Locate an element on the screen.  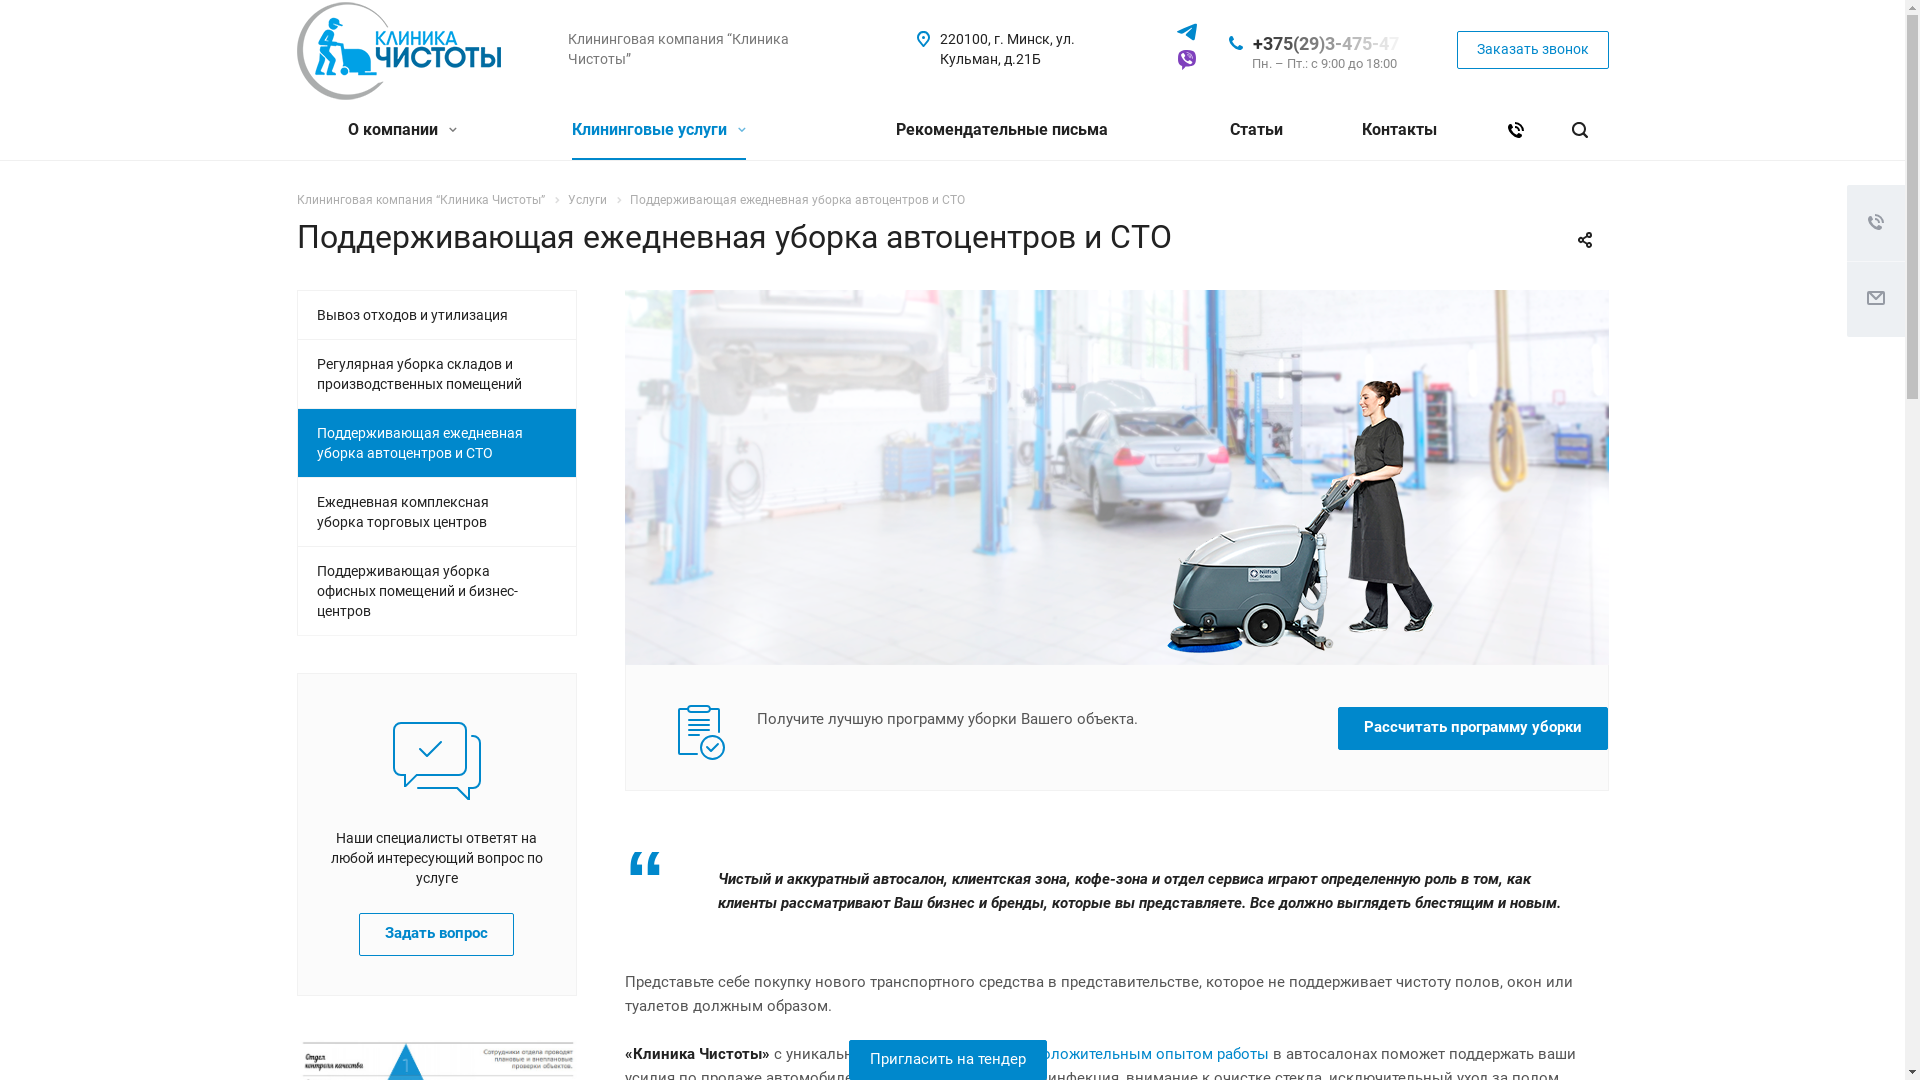
'+375(29)3-475-47' is located at coordinates (1329, 42).